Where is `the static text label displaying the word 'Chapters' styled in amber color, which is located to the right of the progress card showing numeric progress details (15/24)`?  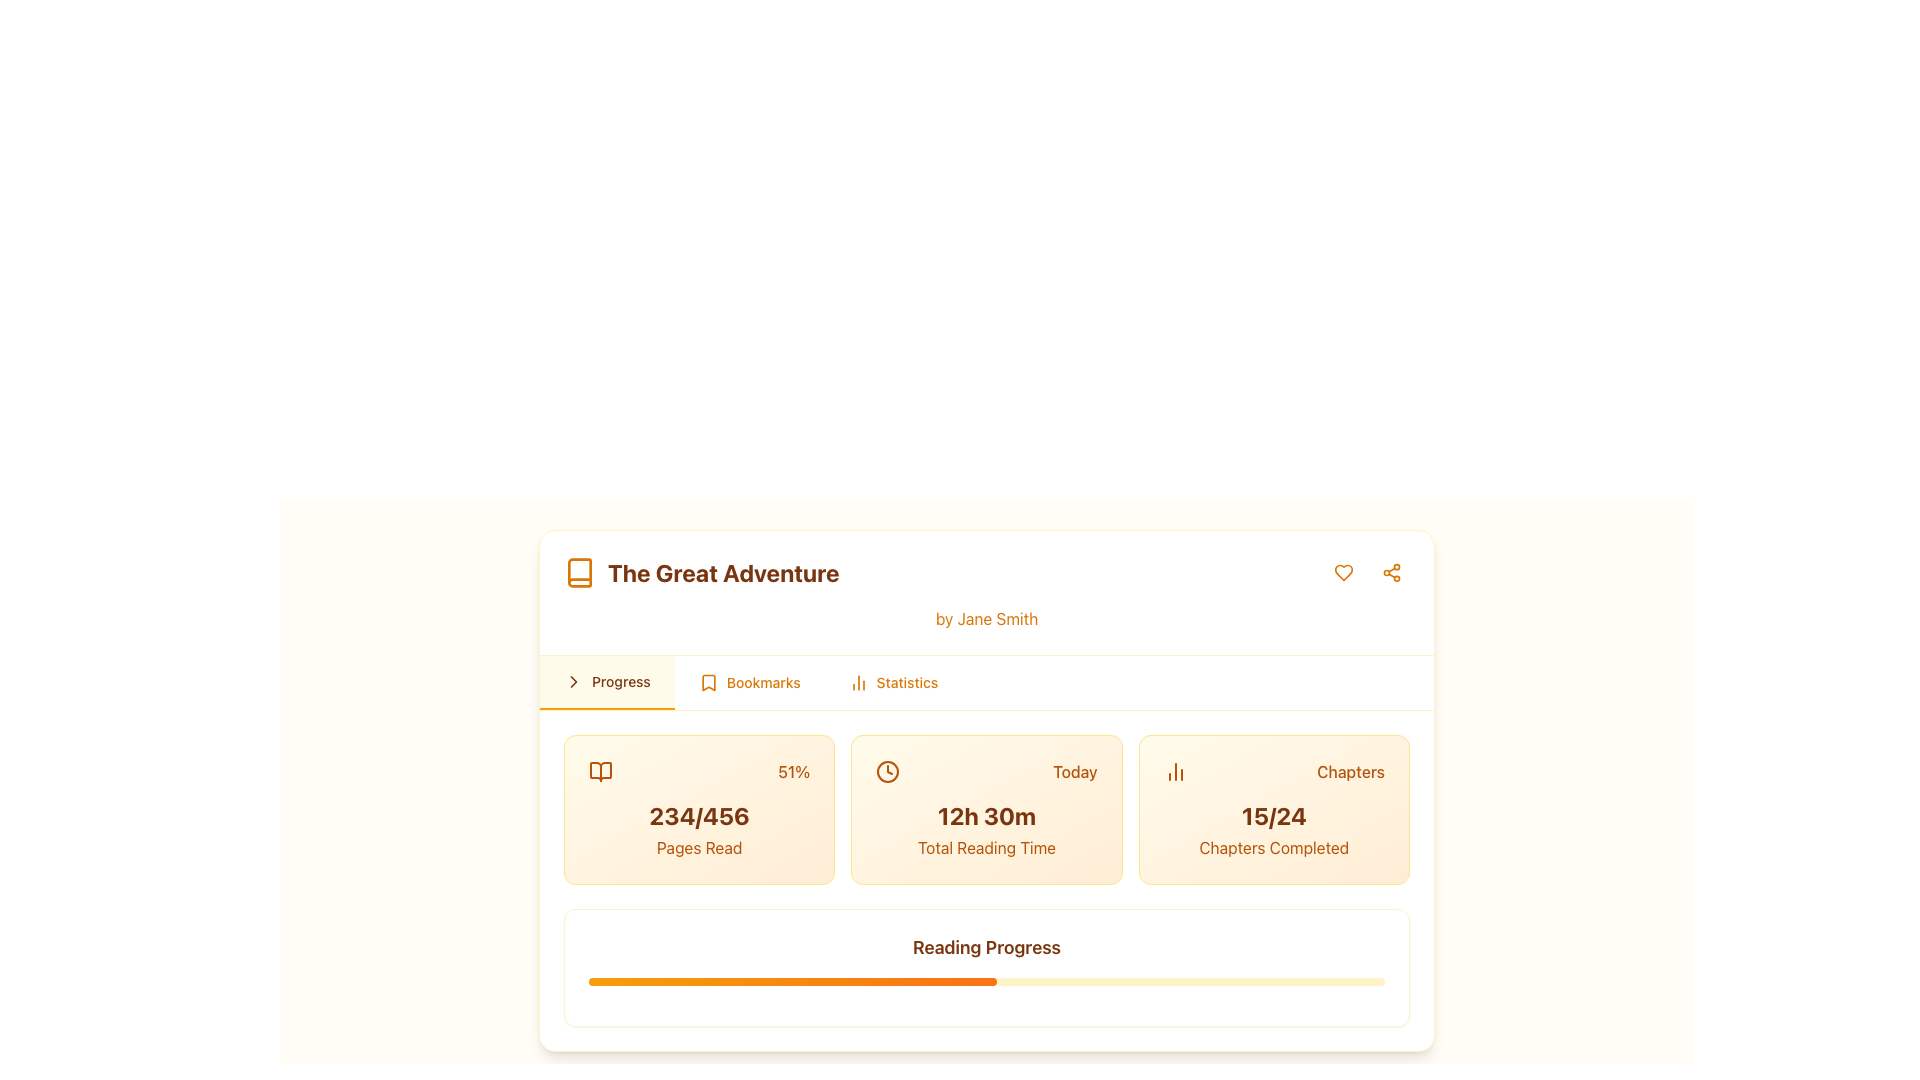 the static text label displaying the word 'Chapters' styled in amber color, which is located to the right of the progress card showing numeric progress details (15/24) is located at coordinates (1351, 770).